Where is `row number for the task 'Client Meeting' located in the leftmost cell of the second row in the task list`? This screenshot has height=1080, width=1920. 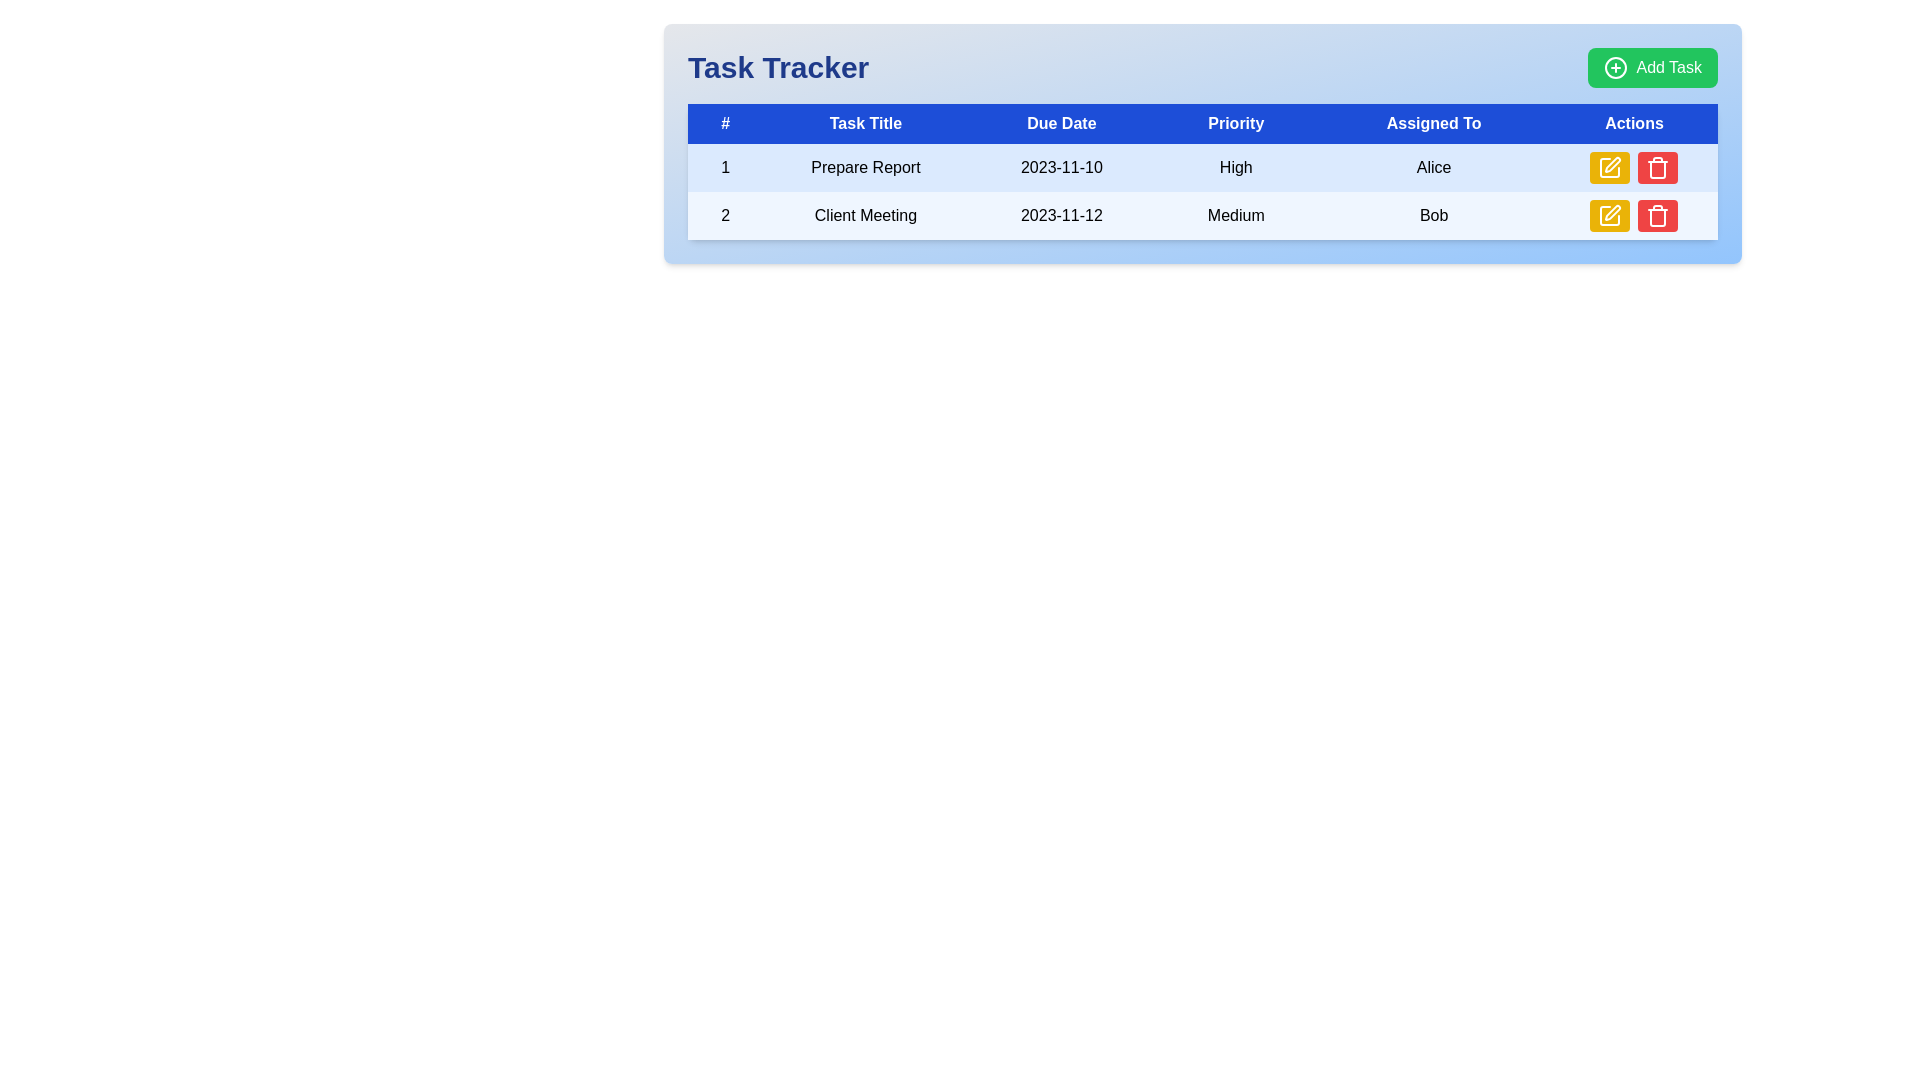 row number for the task 'Client Meeting' located in the leftmost cell of the second row in the task list is located at coordinates (724, 216).